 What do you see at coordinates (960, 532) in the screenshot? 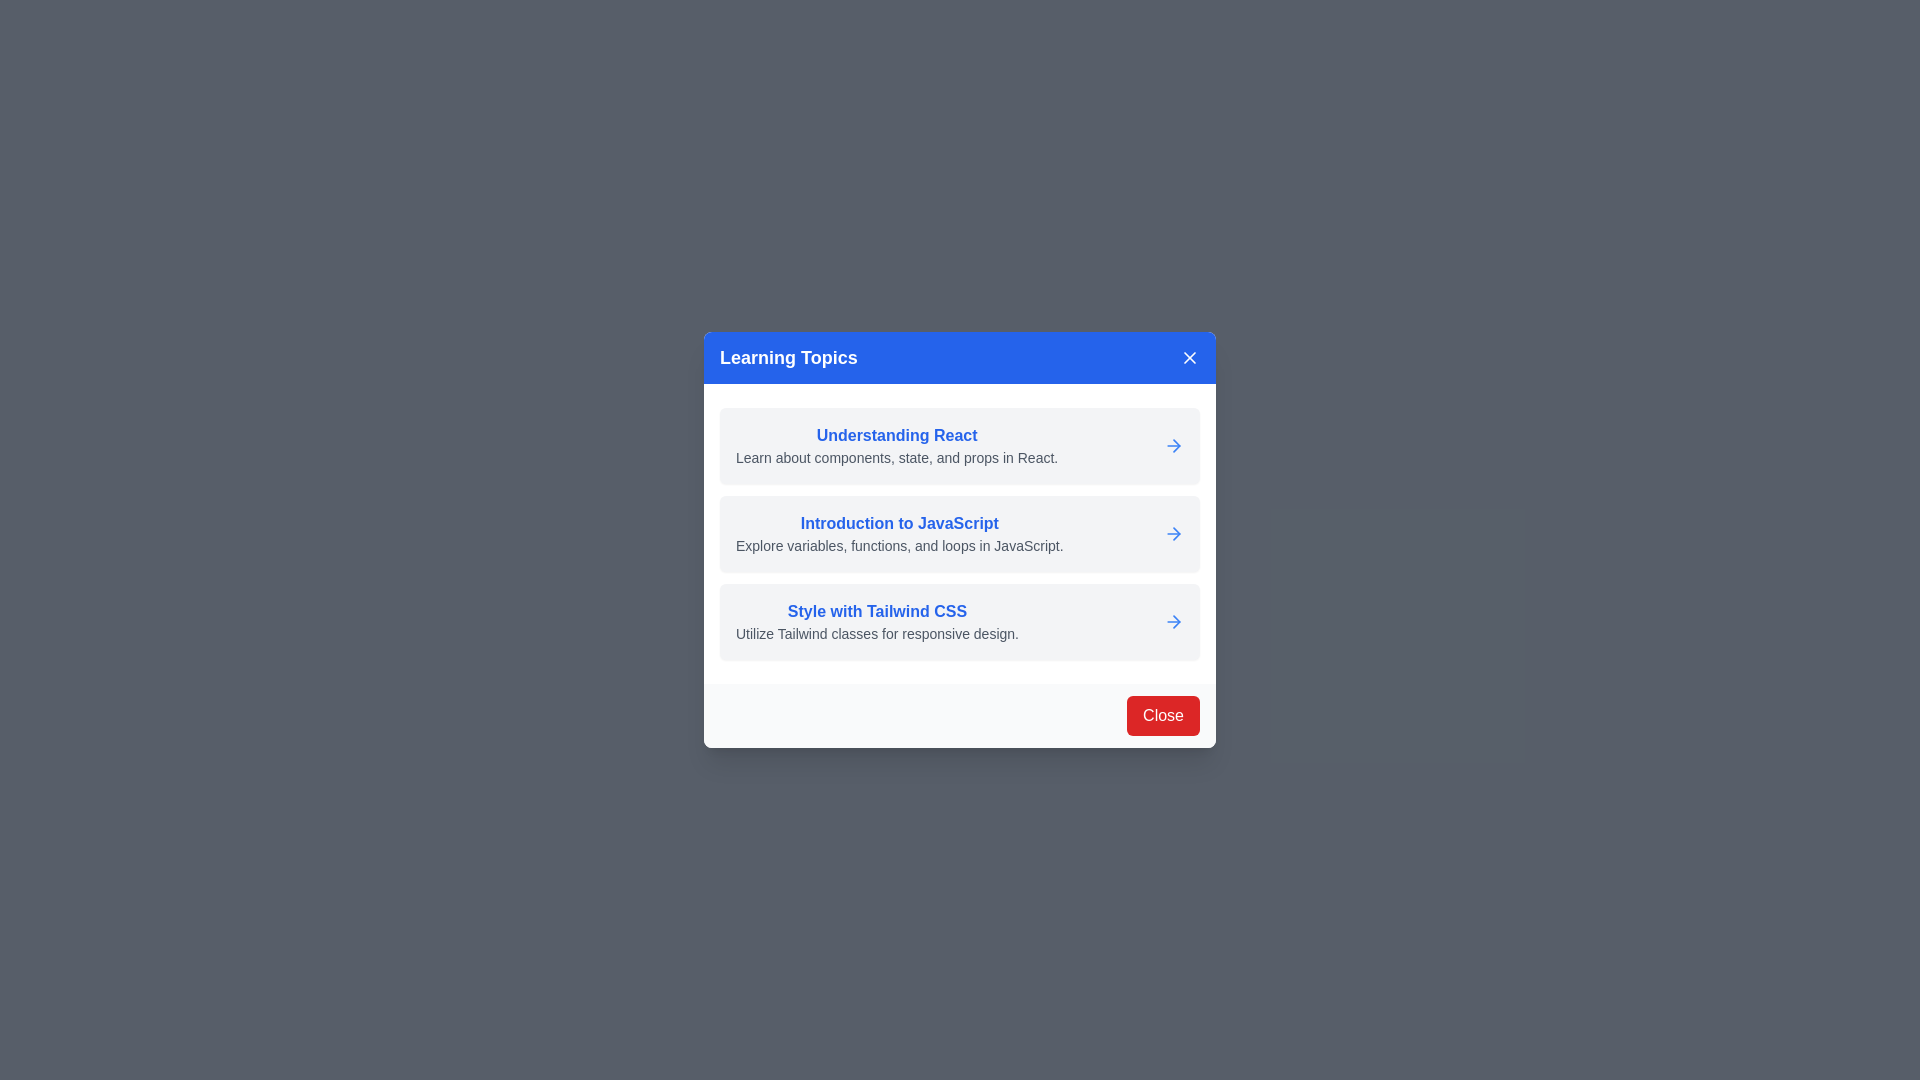
I see `the central informational card within the 'Learning Topics' modal` at bounding box center [960, 532].